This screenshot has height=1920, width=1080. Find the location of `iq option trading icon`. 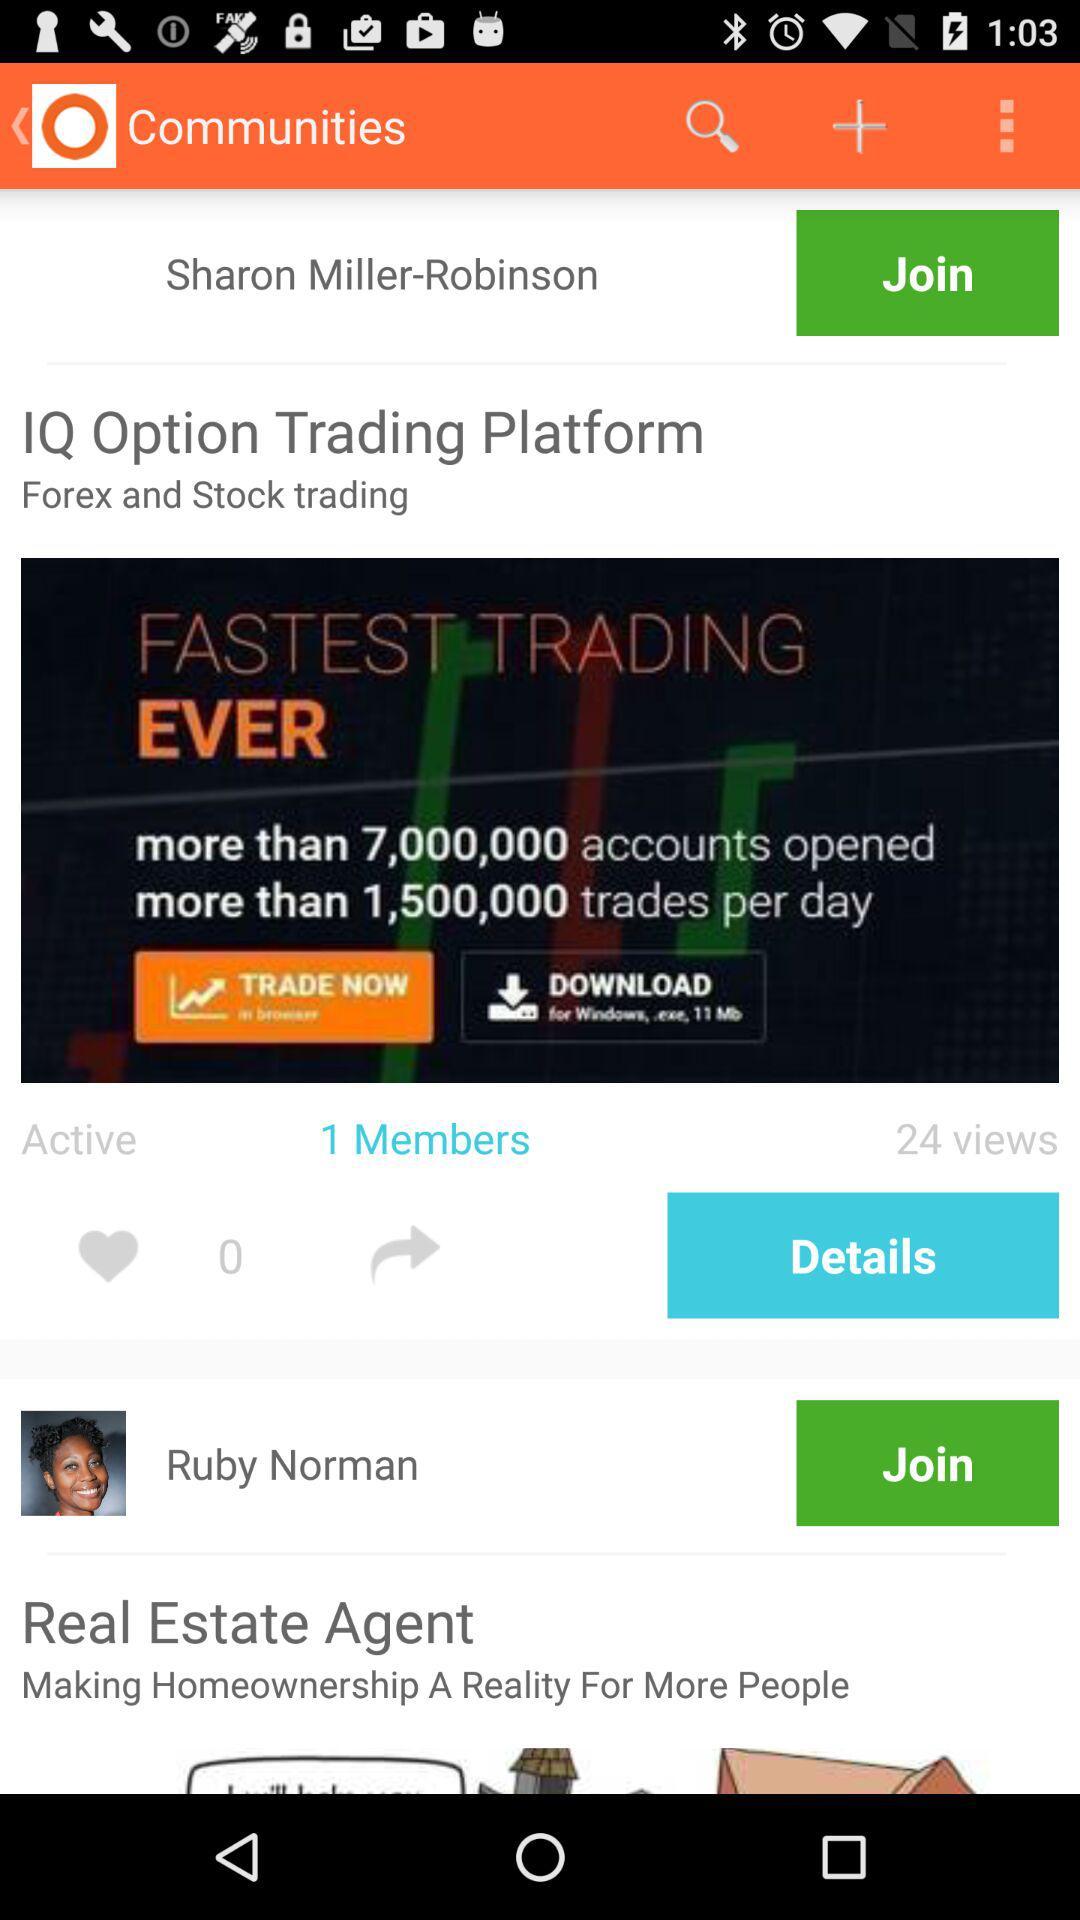

iq option trading icon is located at coordinates (540, 429).